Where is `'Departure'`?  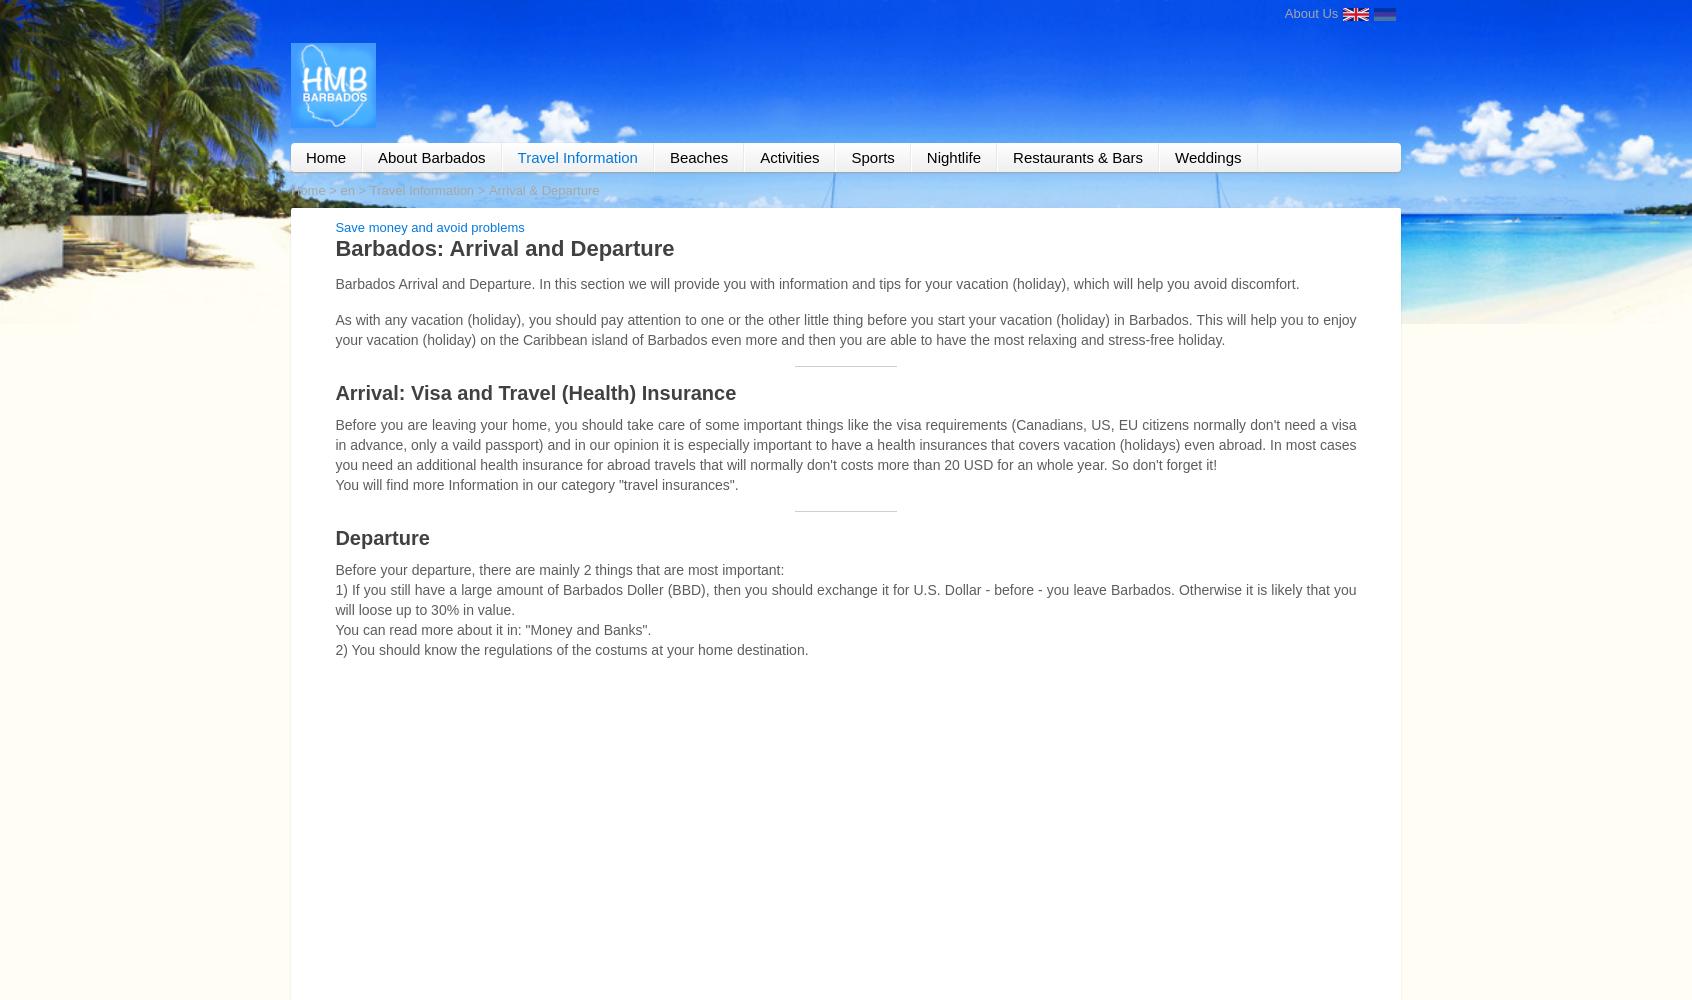
'Departure' is located at coordinates (334, 537).